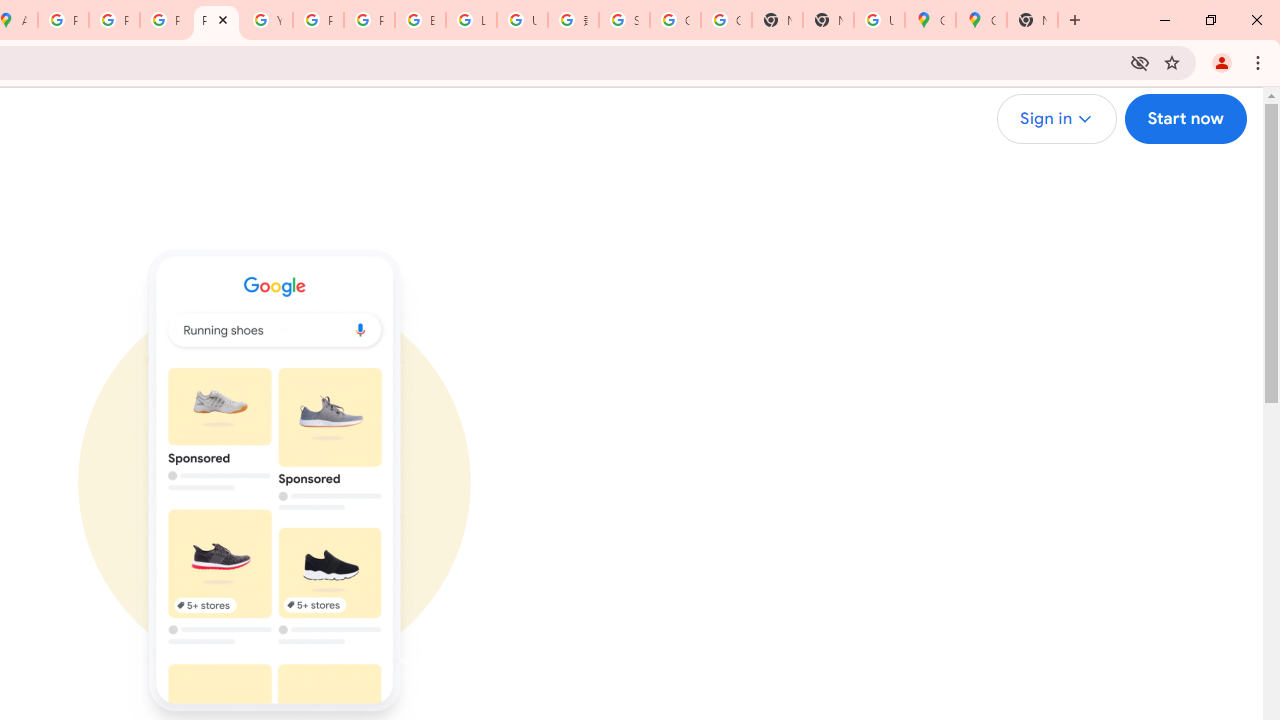  What do you see at coordinates (929, 20) in the screenshot?
I see `'Google Maps'` at bounding box center [929, 20].